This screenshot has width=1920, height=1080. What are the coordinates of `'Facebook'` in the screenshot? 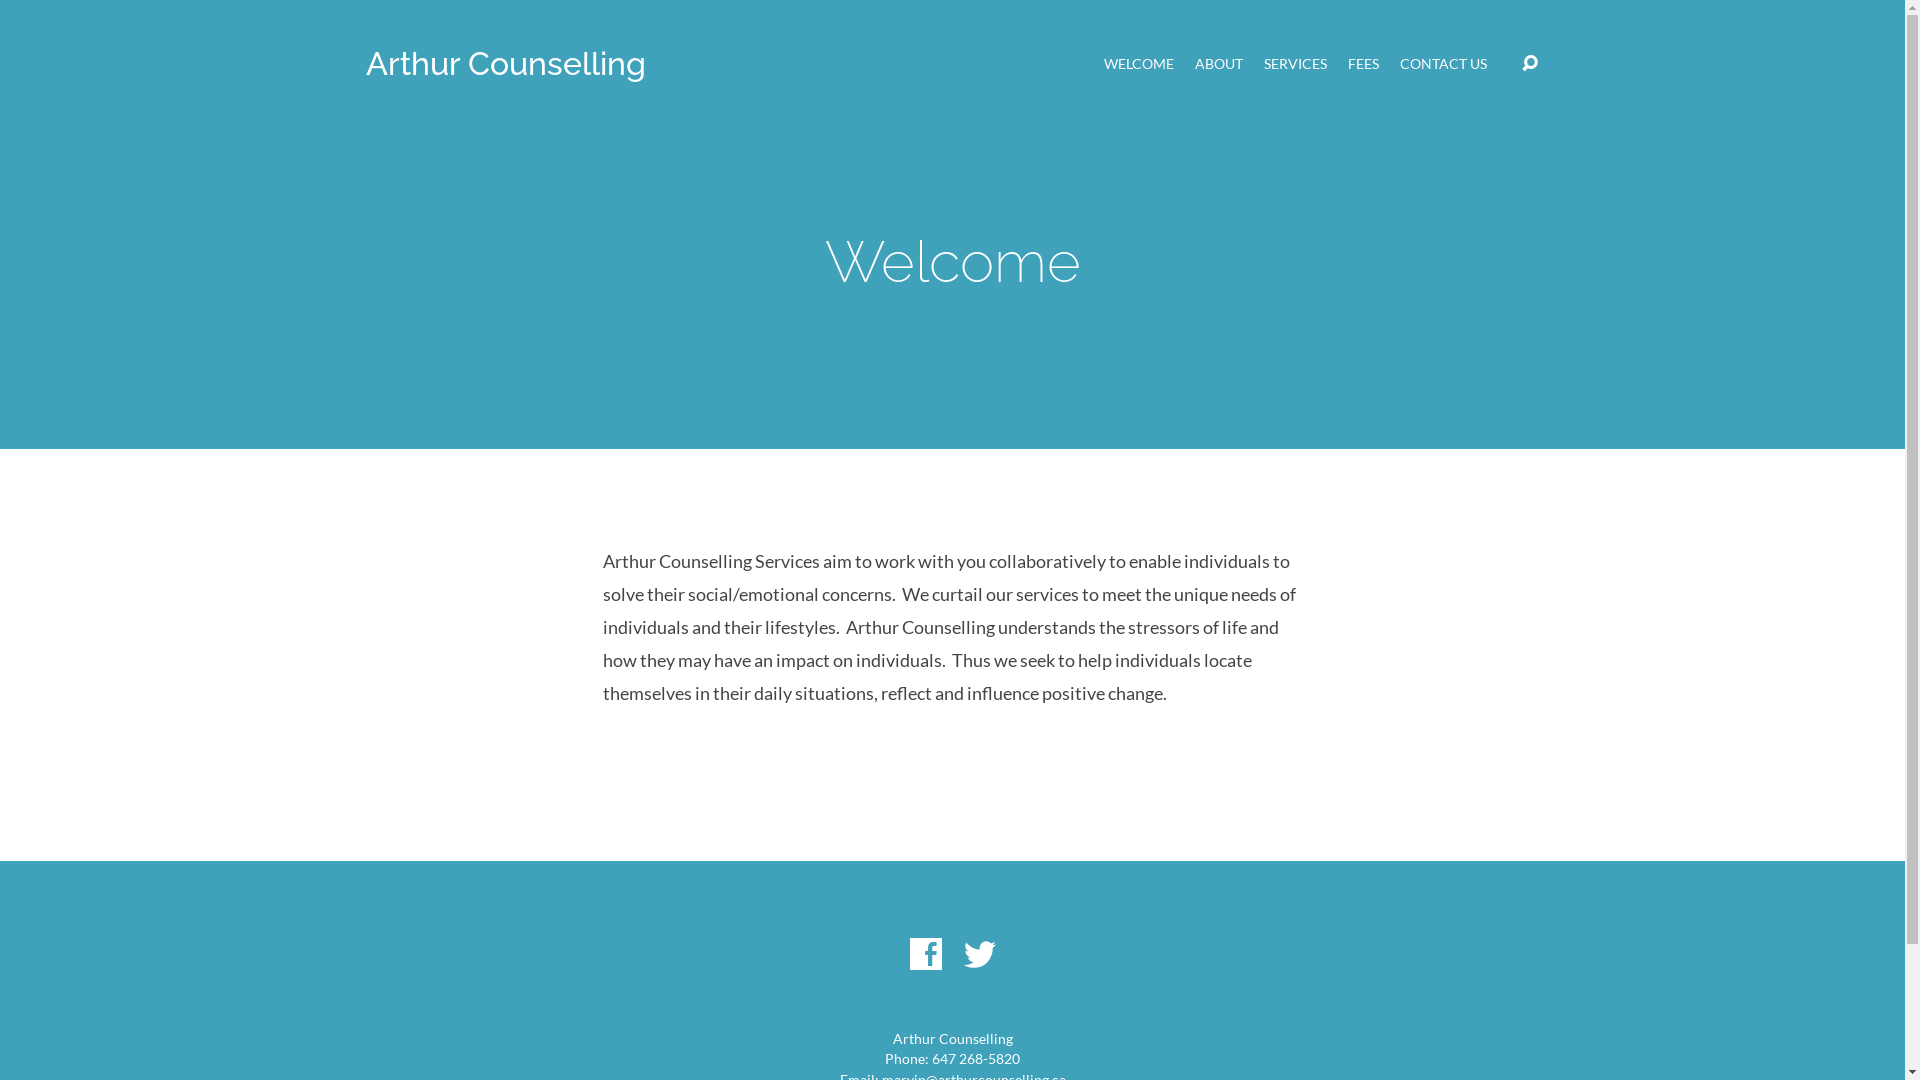 It's located at (925, 952).